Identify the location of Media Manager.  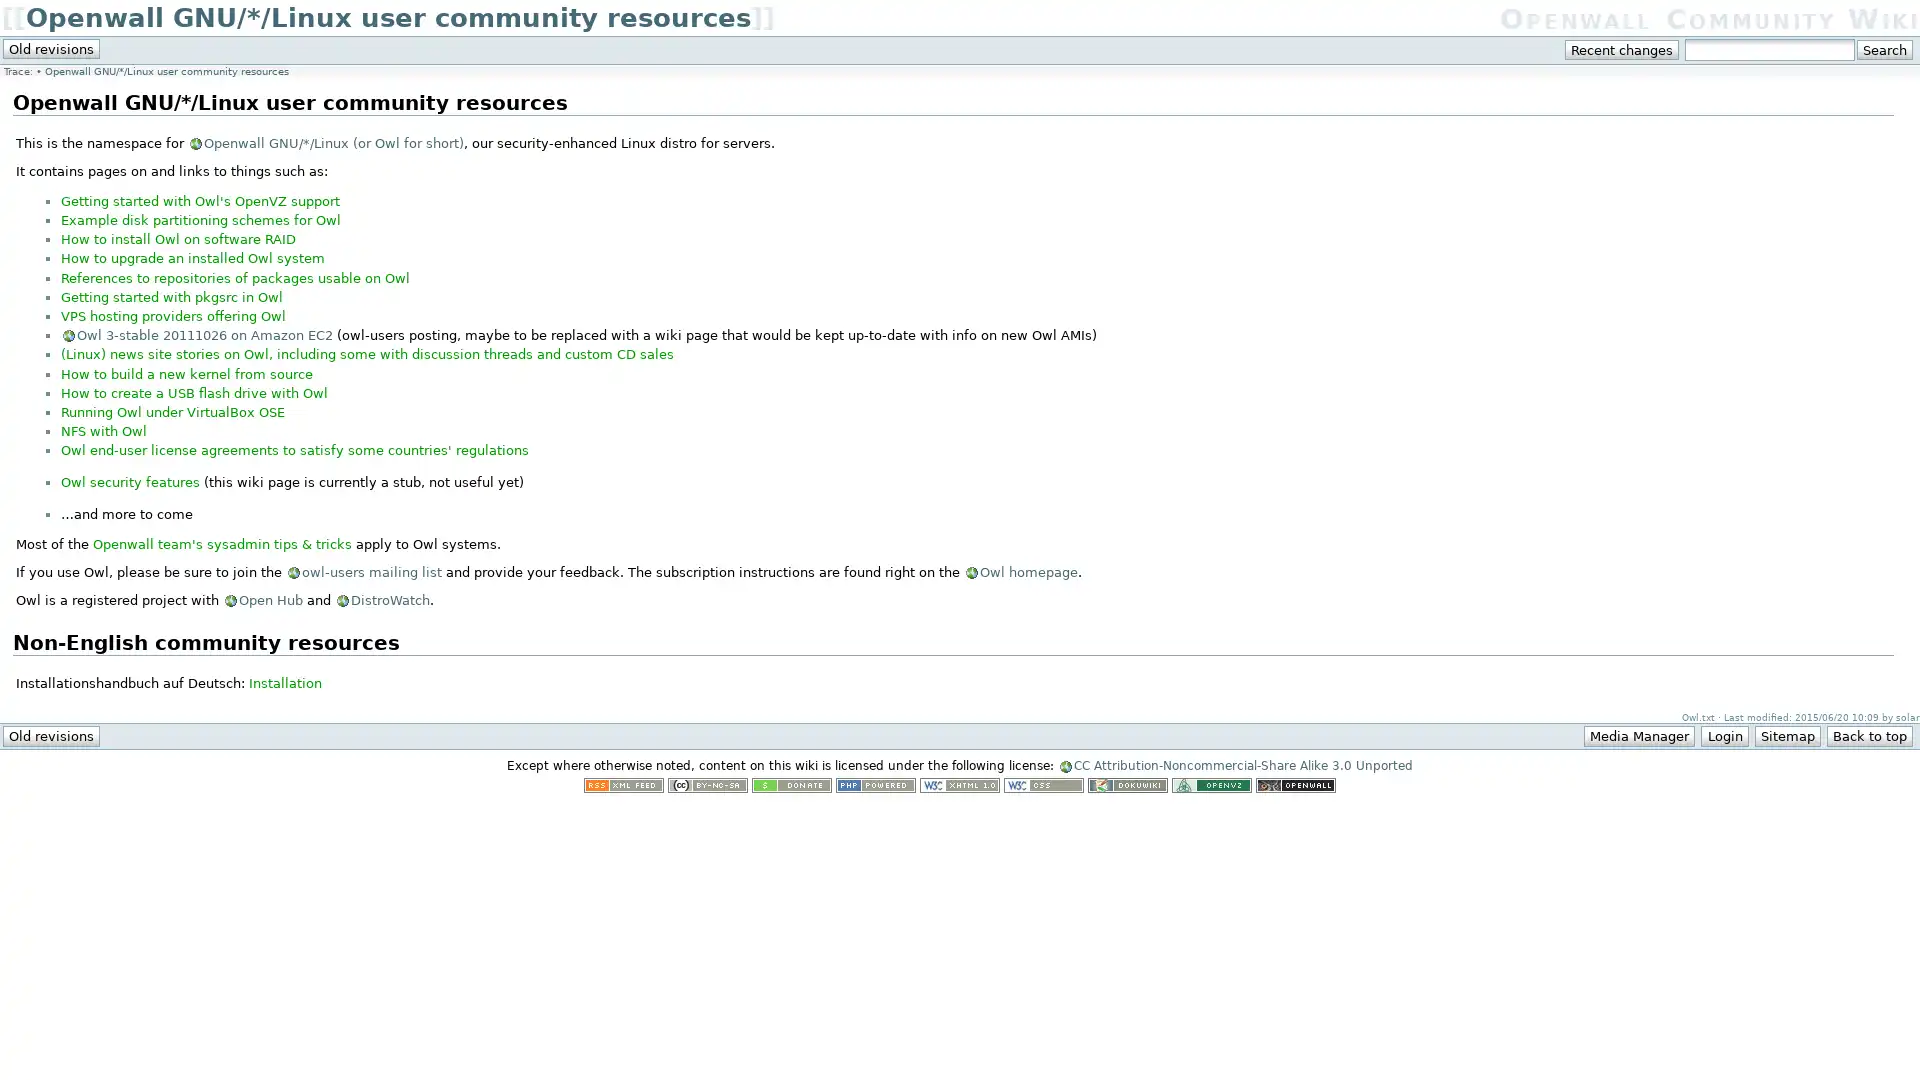
(1639, 736).